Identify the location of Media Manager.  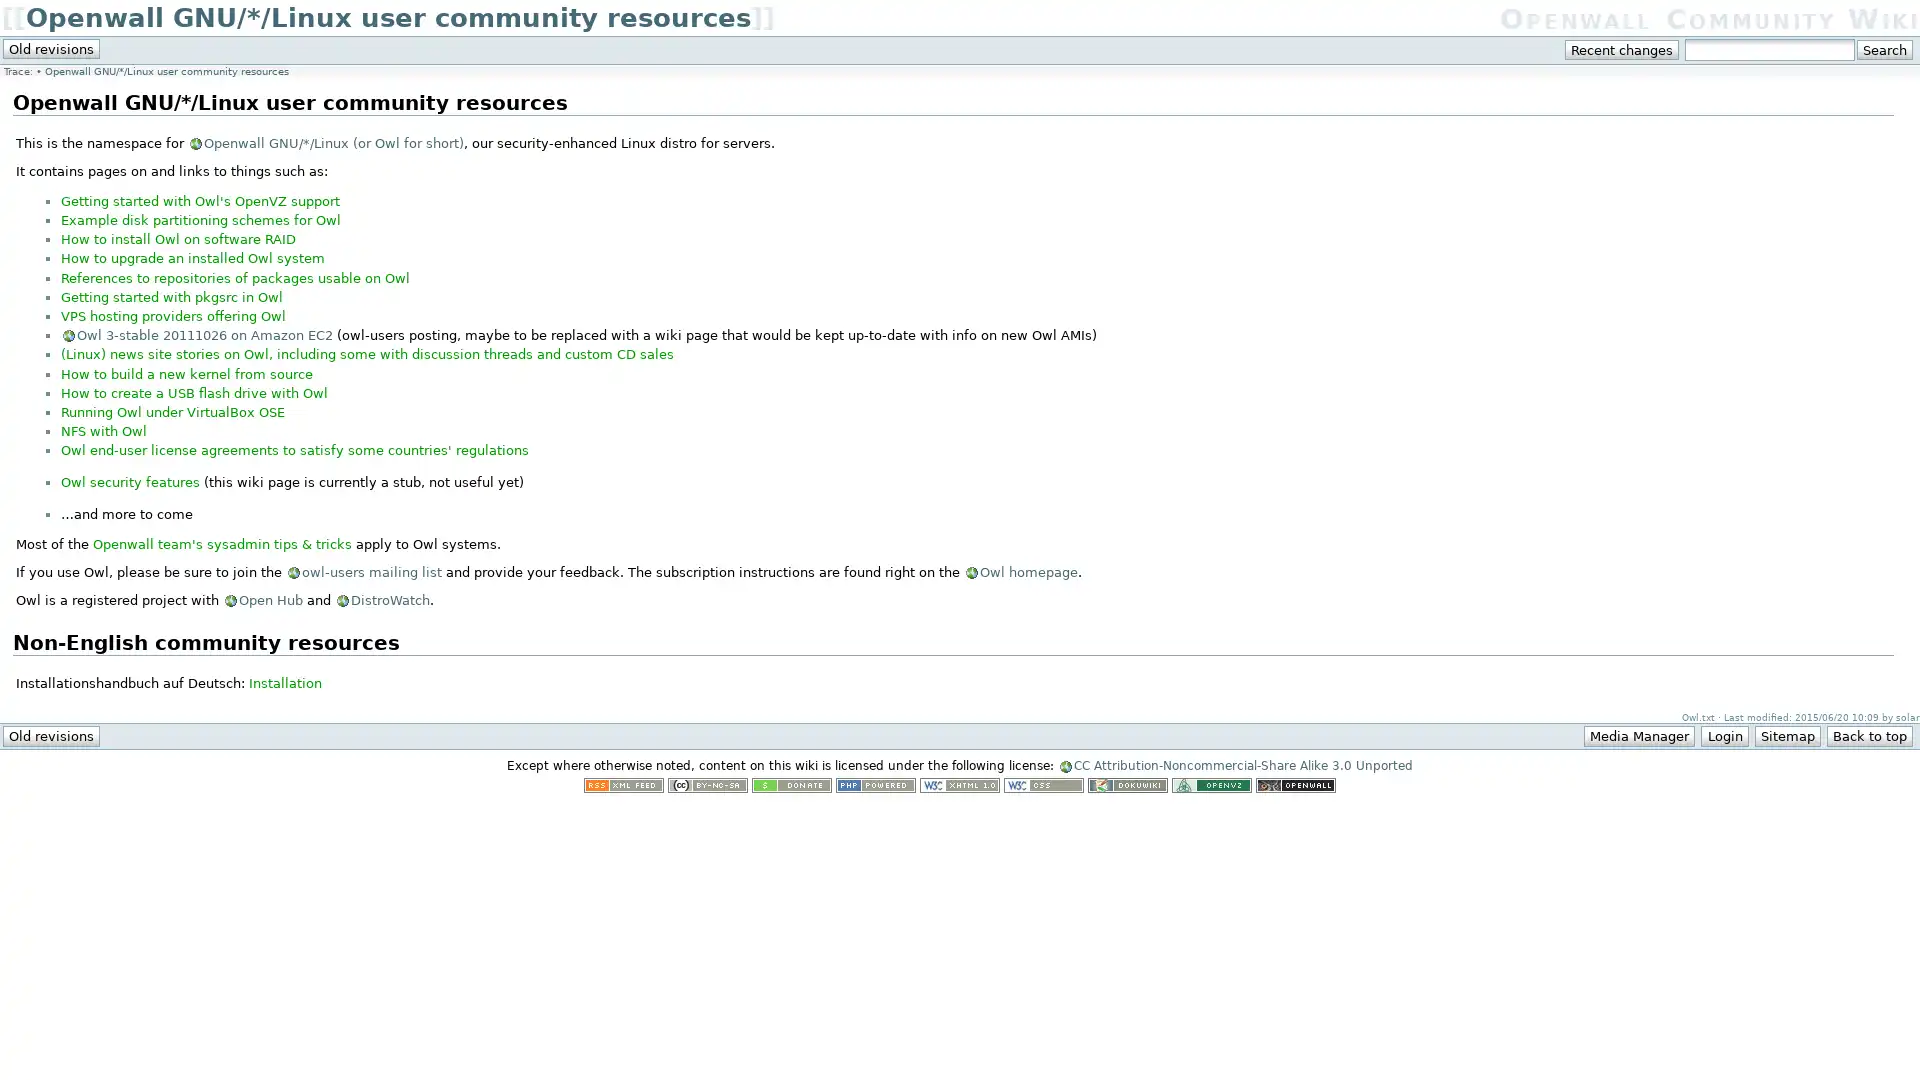
(1639, 736).